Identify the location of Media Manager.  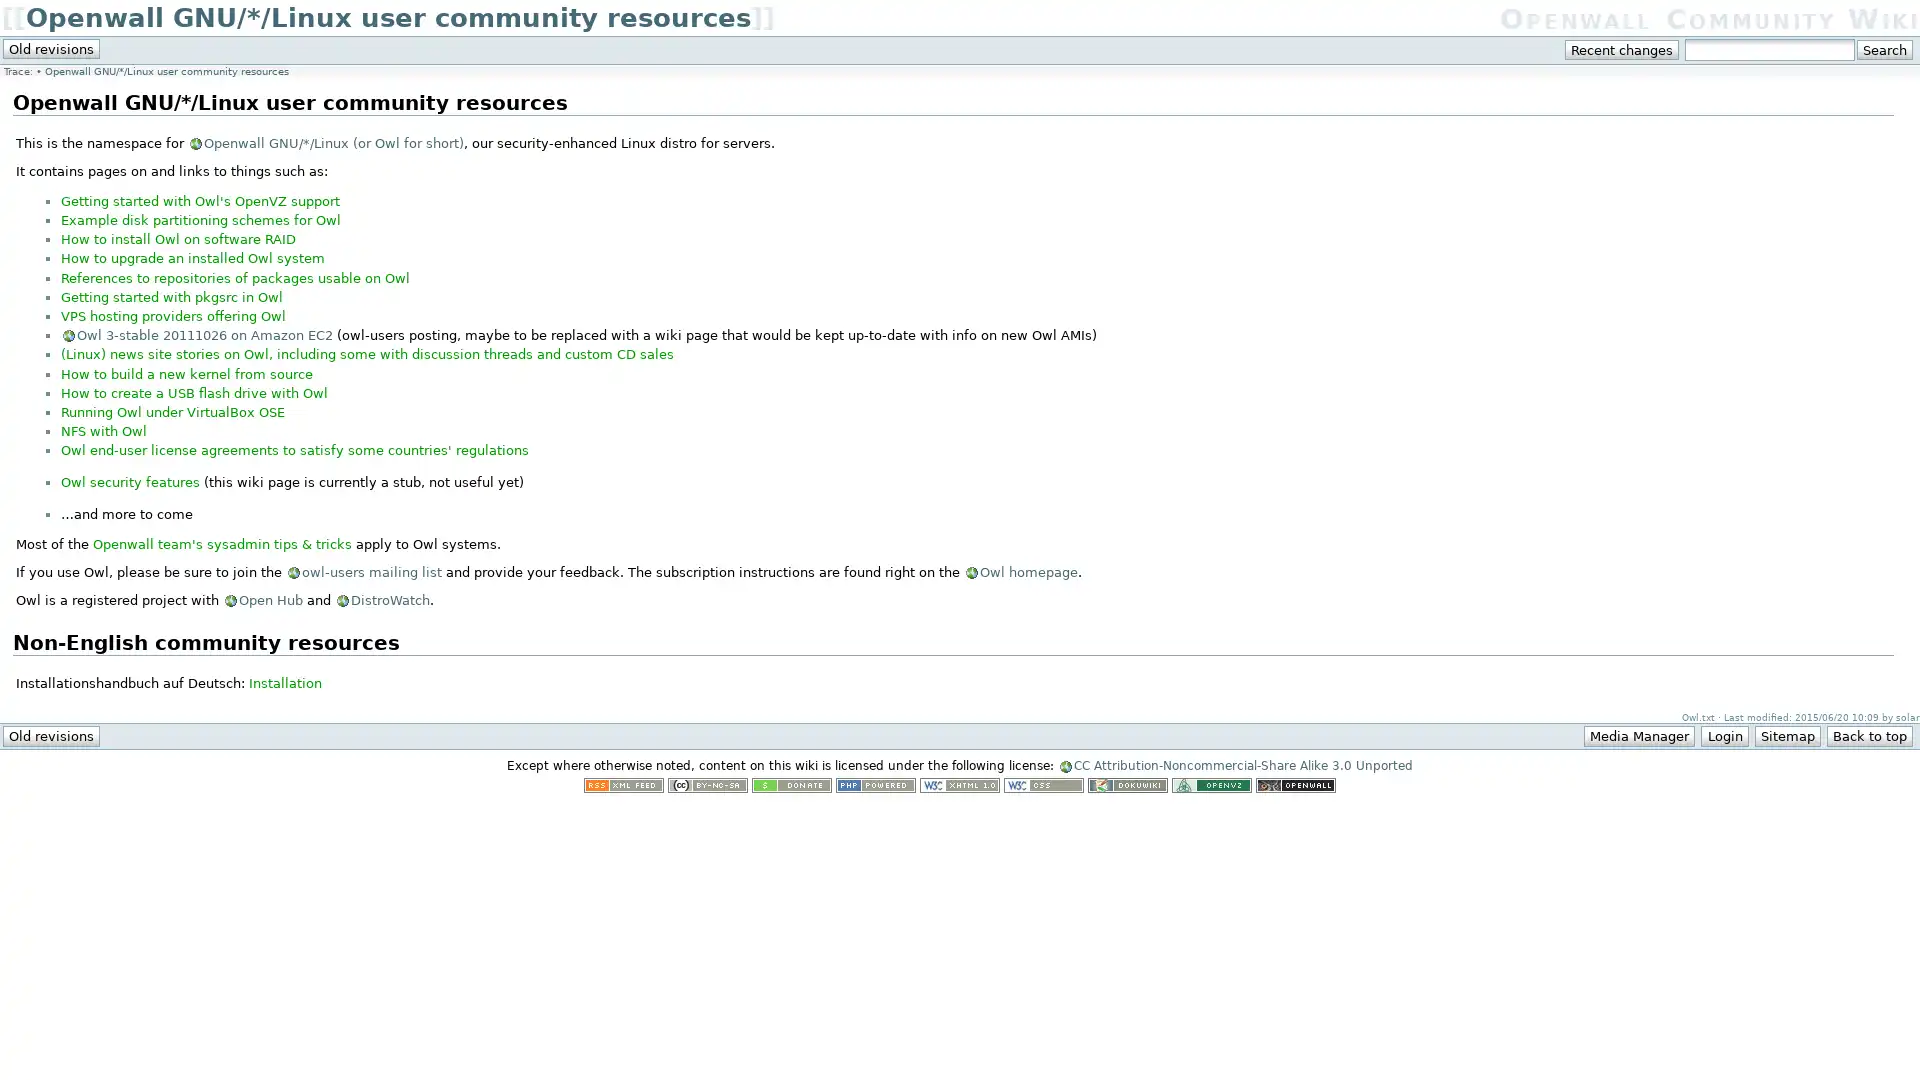
(1639, 736).